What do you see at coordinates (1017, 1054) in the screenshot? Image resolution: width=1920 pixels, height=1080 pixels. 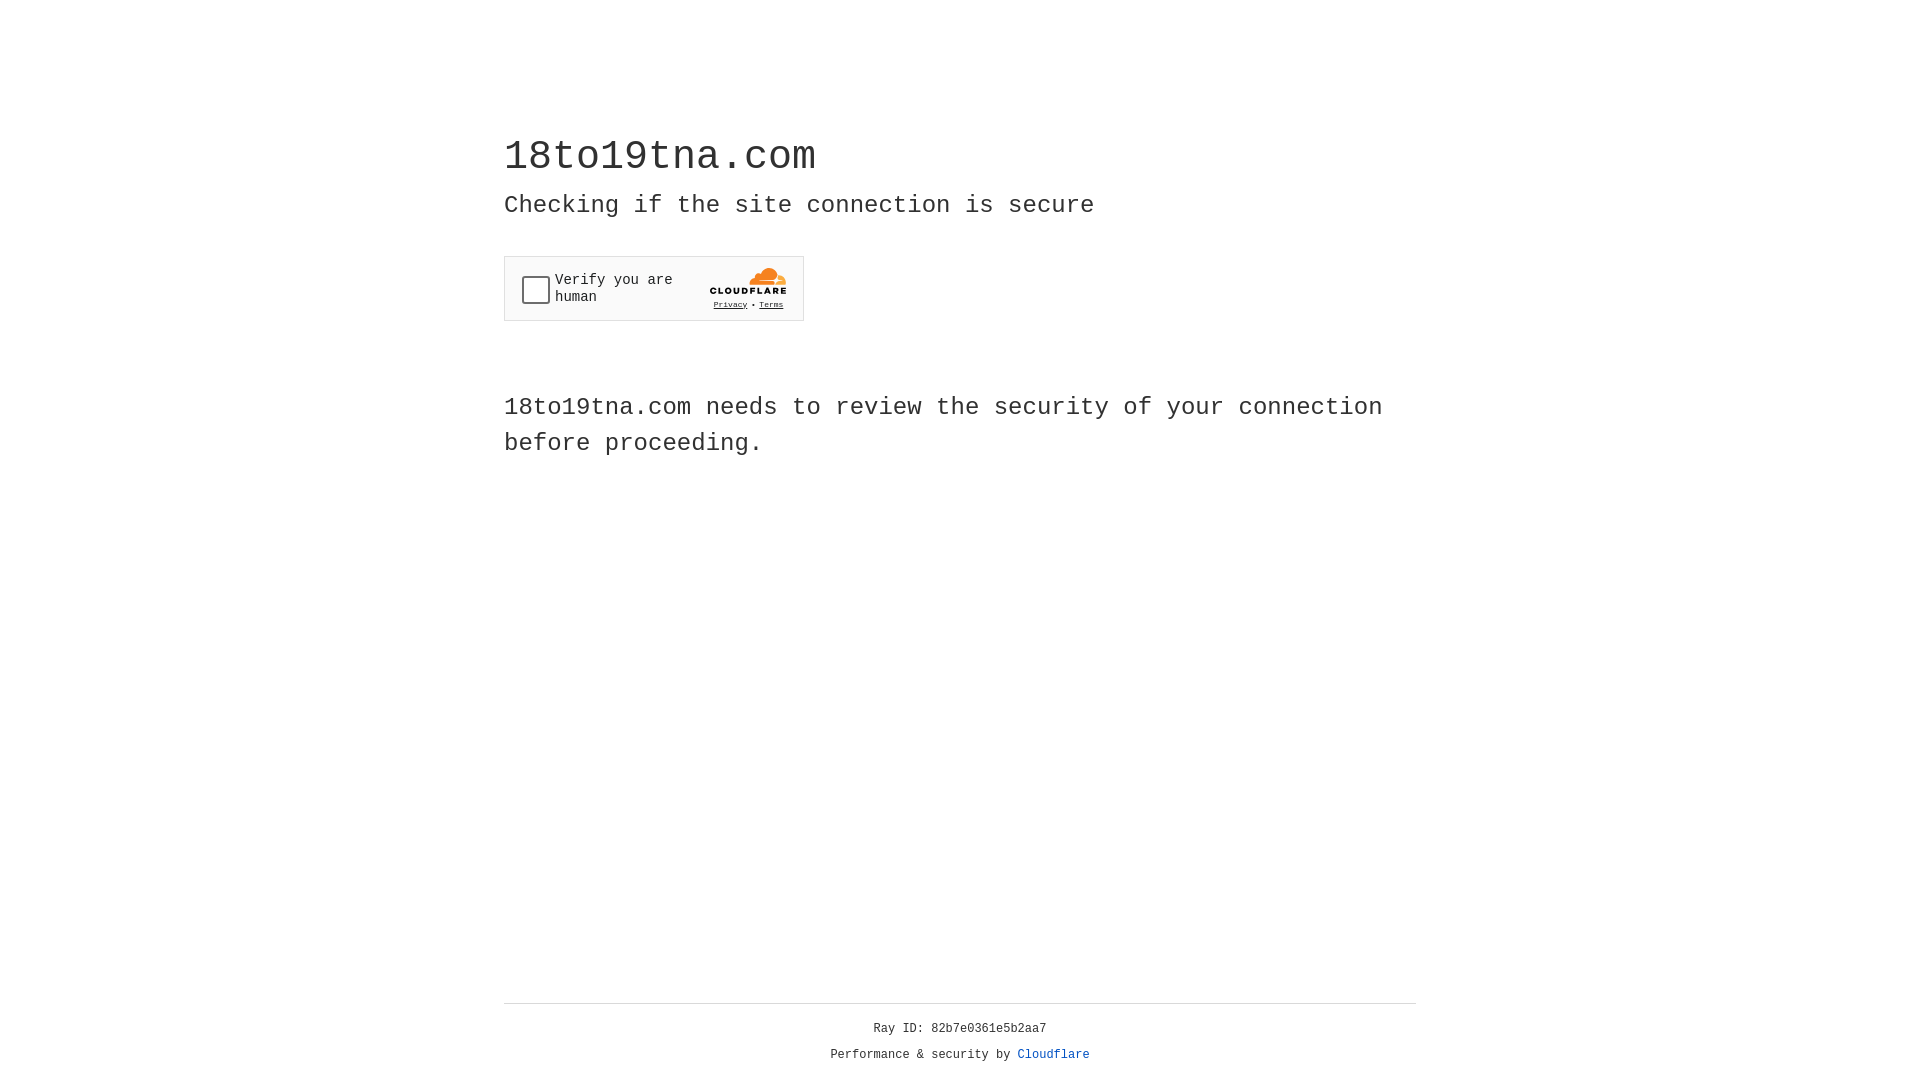 I see `'Cloudflare'` at bounding box center [1017, 1054].